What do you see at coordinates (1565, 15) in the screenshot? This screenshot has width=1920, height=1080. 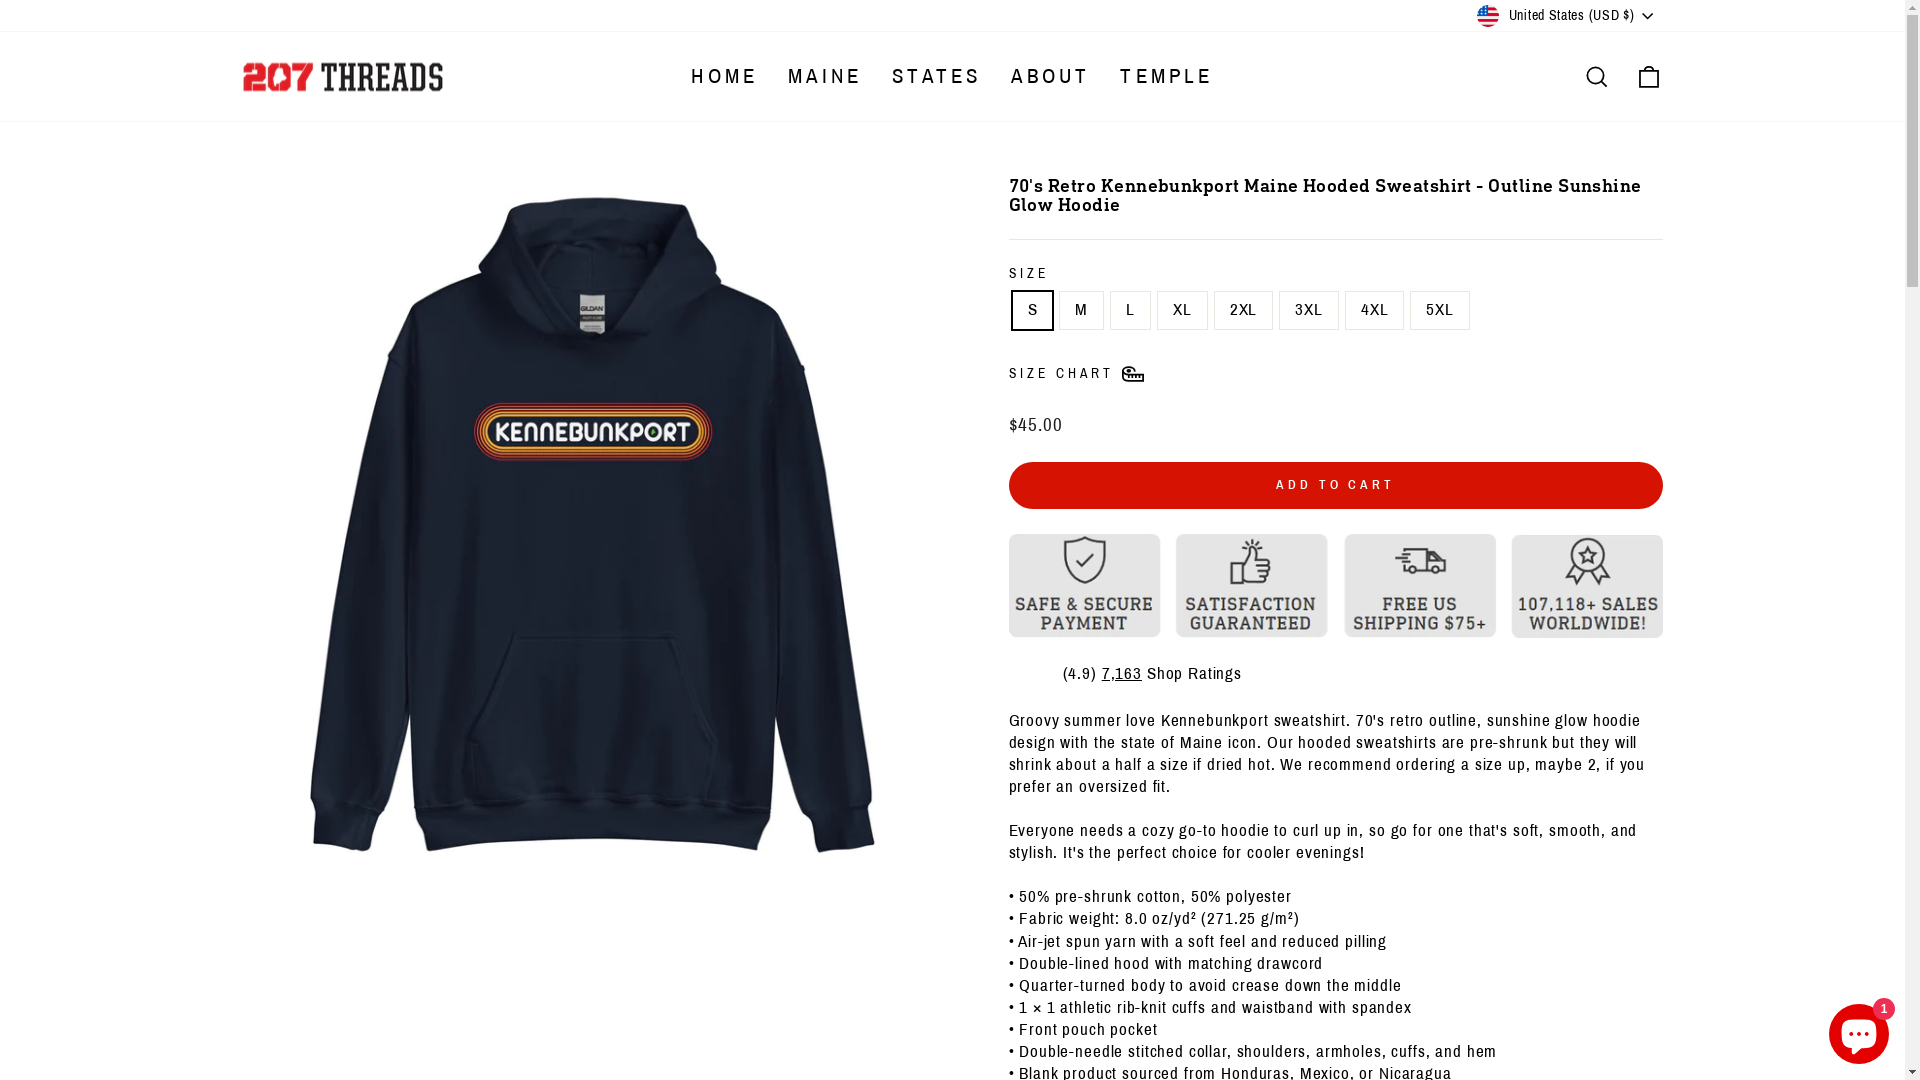 I see `'United States (USD $)'` at bounding box center [1565, 15].